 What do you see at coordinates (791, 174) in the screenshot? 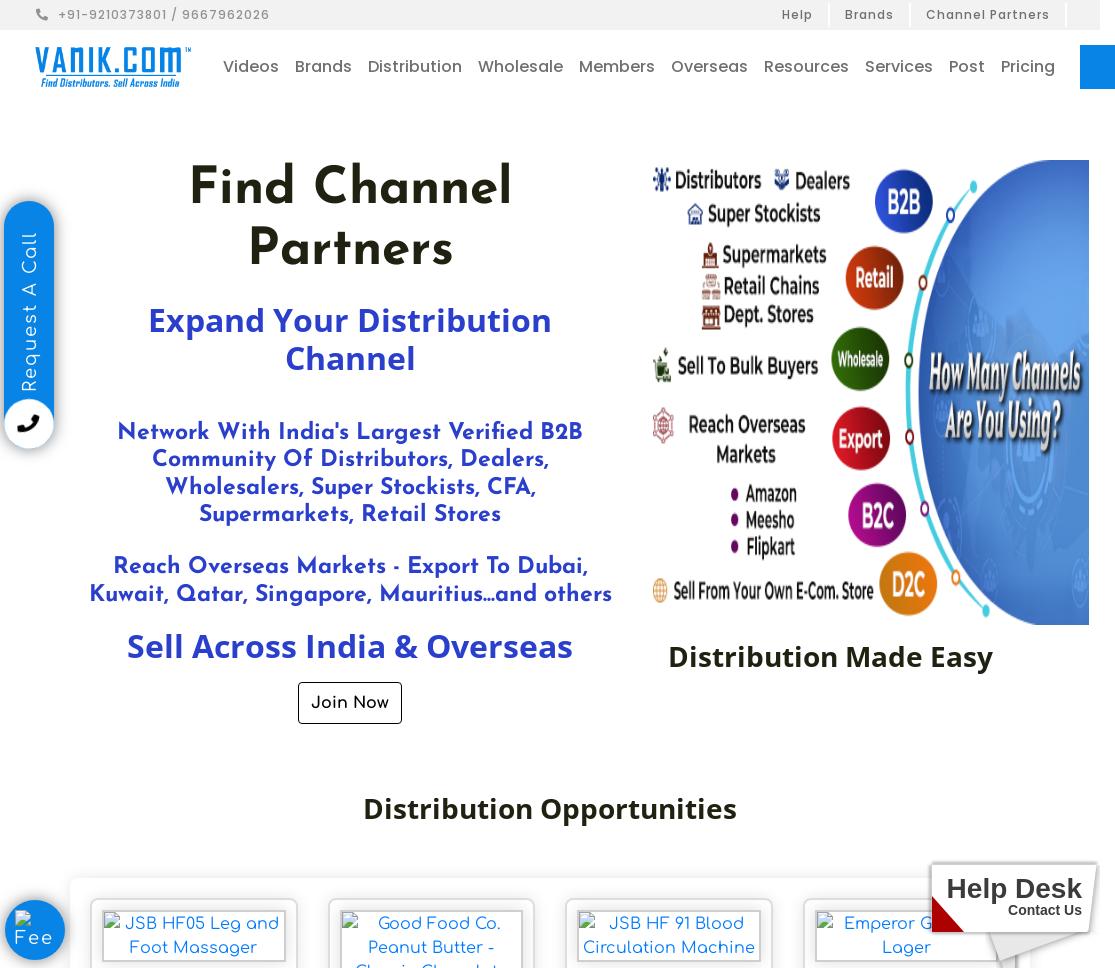
I see `'Overseas Trade Leads'` at bounding box center [791, 174].